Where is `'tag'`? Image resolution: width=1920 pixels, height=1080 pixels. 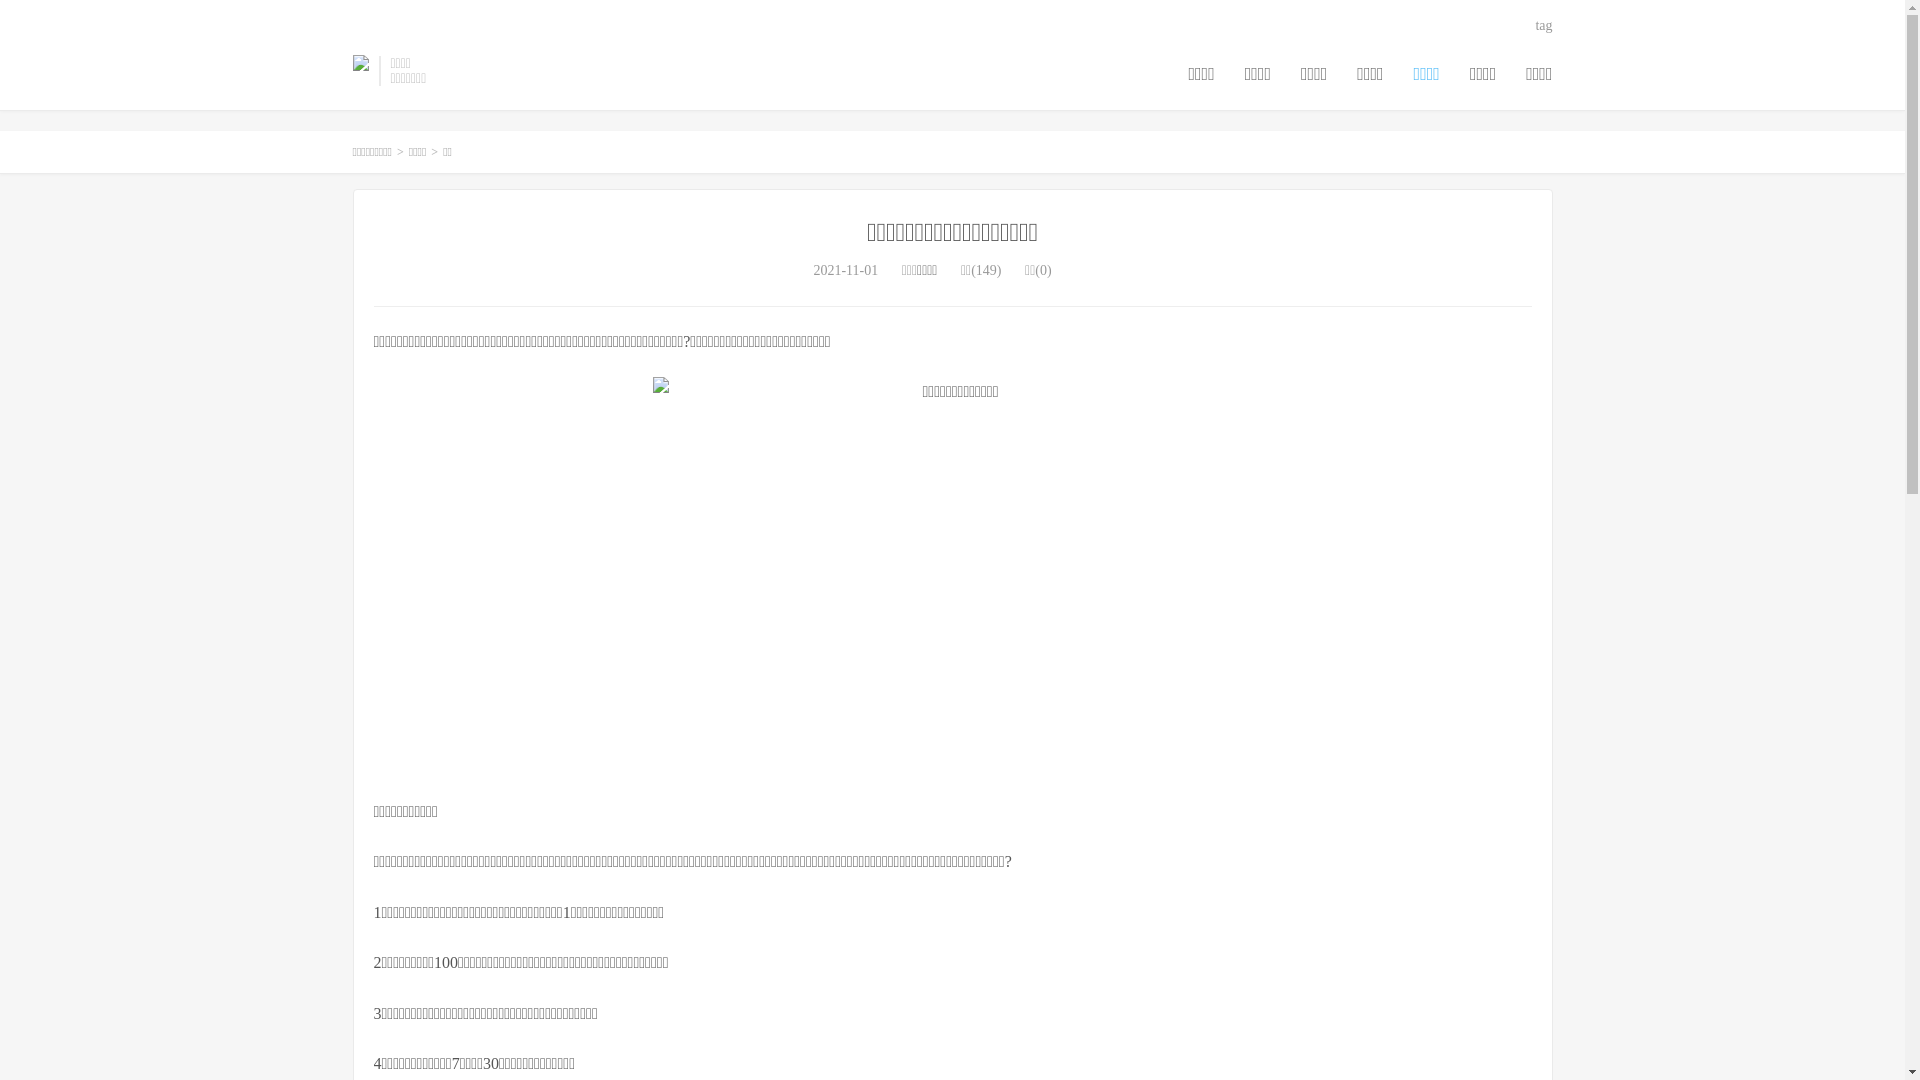
'tag' is located at coordinates (1542, 26).